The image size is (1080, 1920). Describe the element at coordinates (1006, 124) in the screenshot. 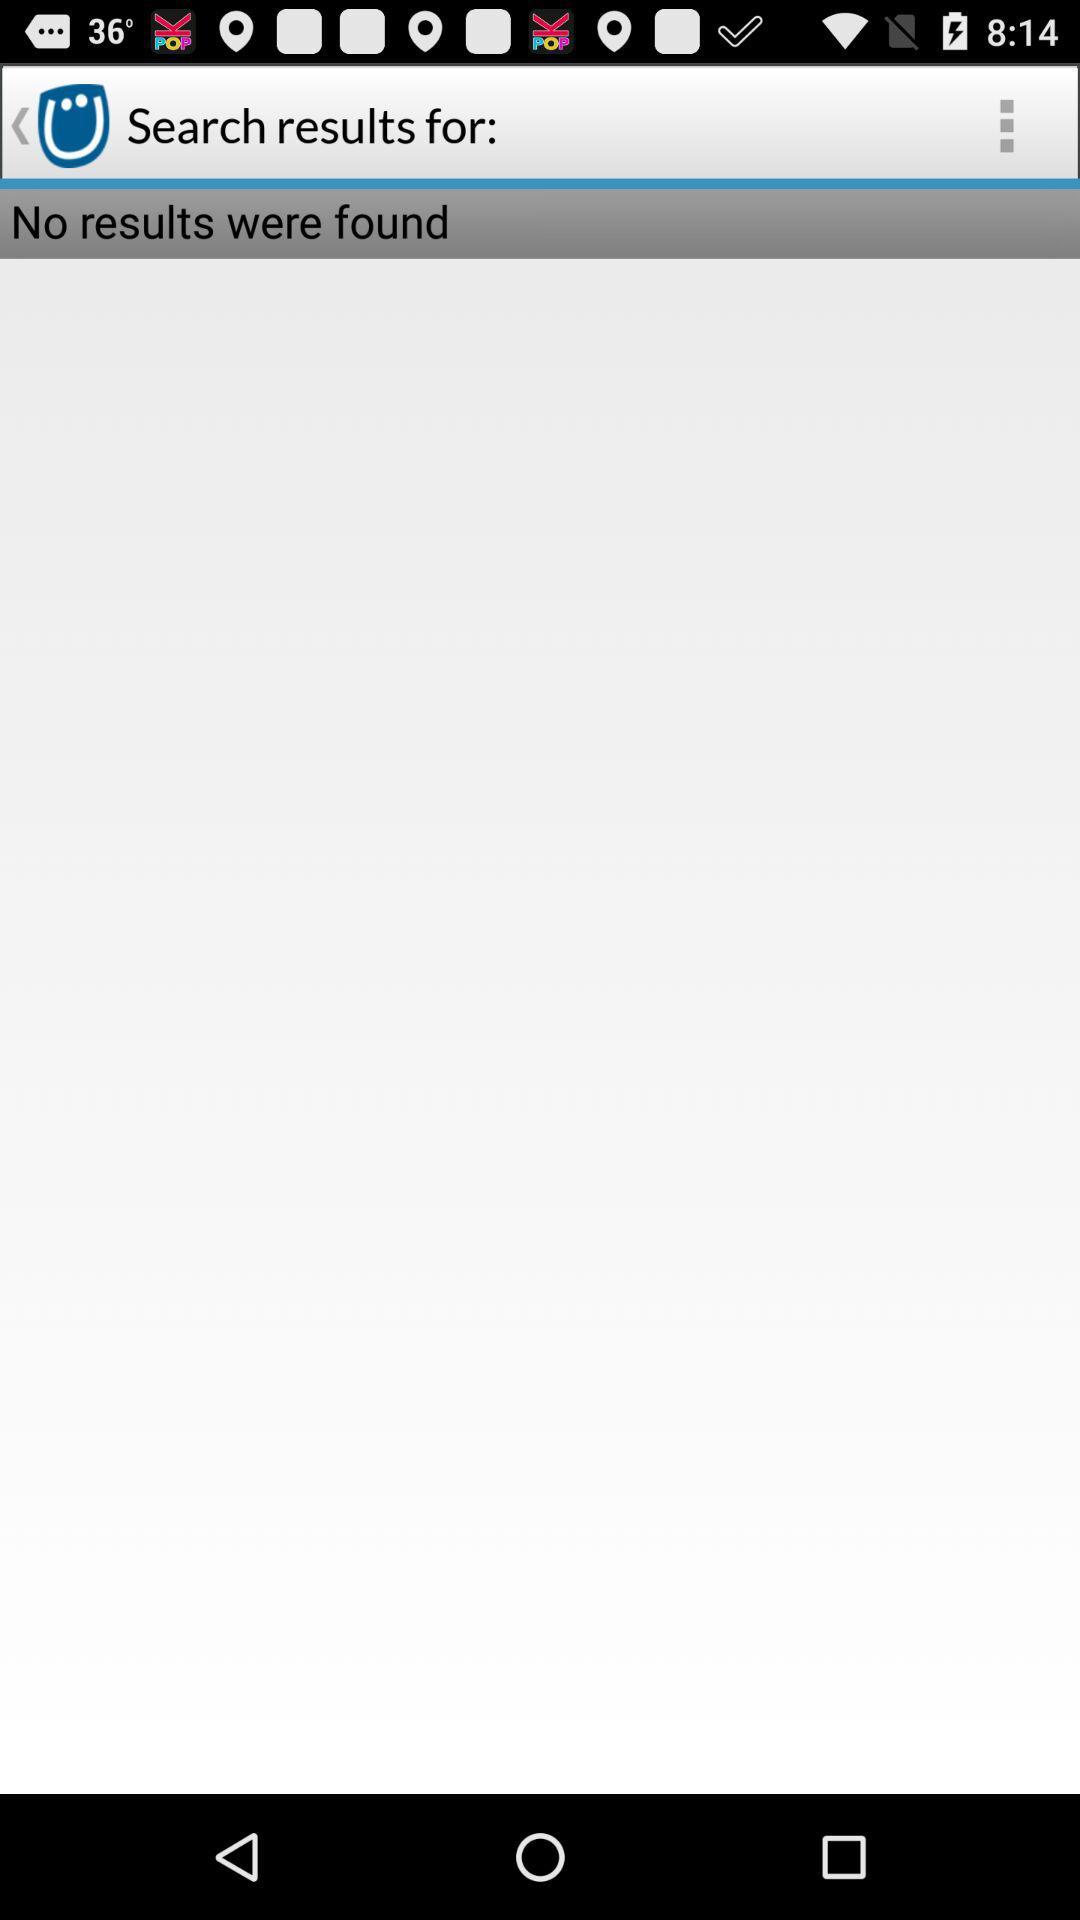

I see `the app to the right of the search results for:  item` at that location.